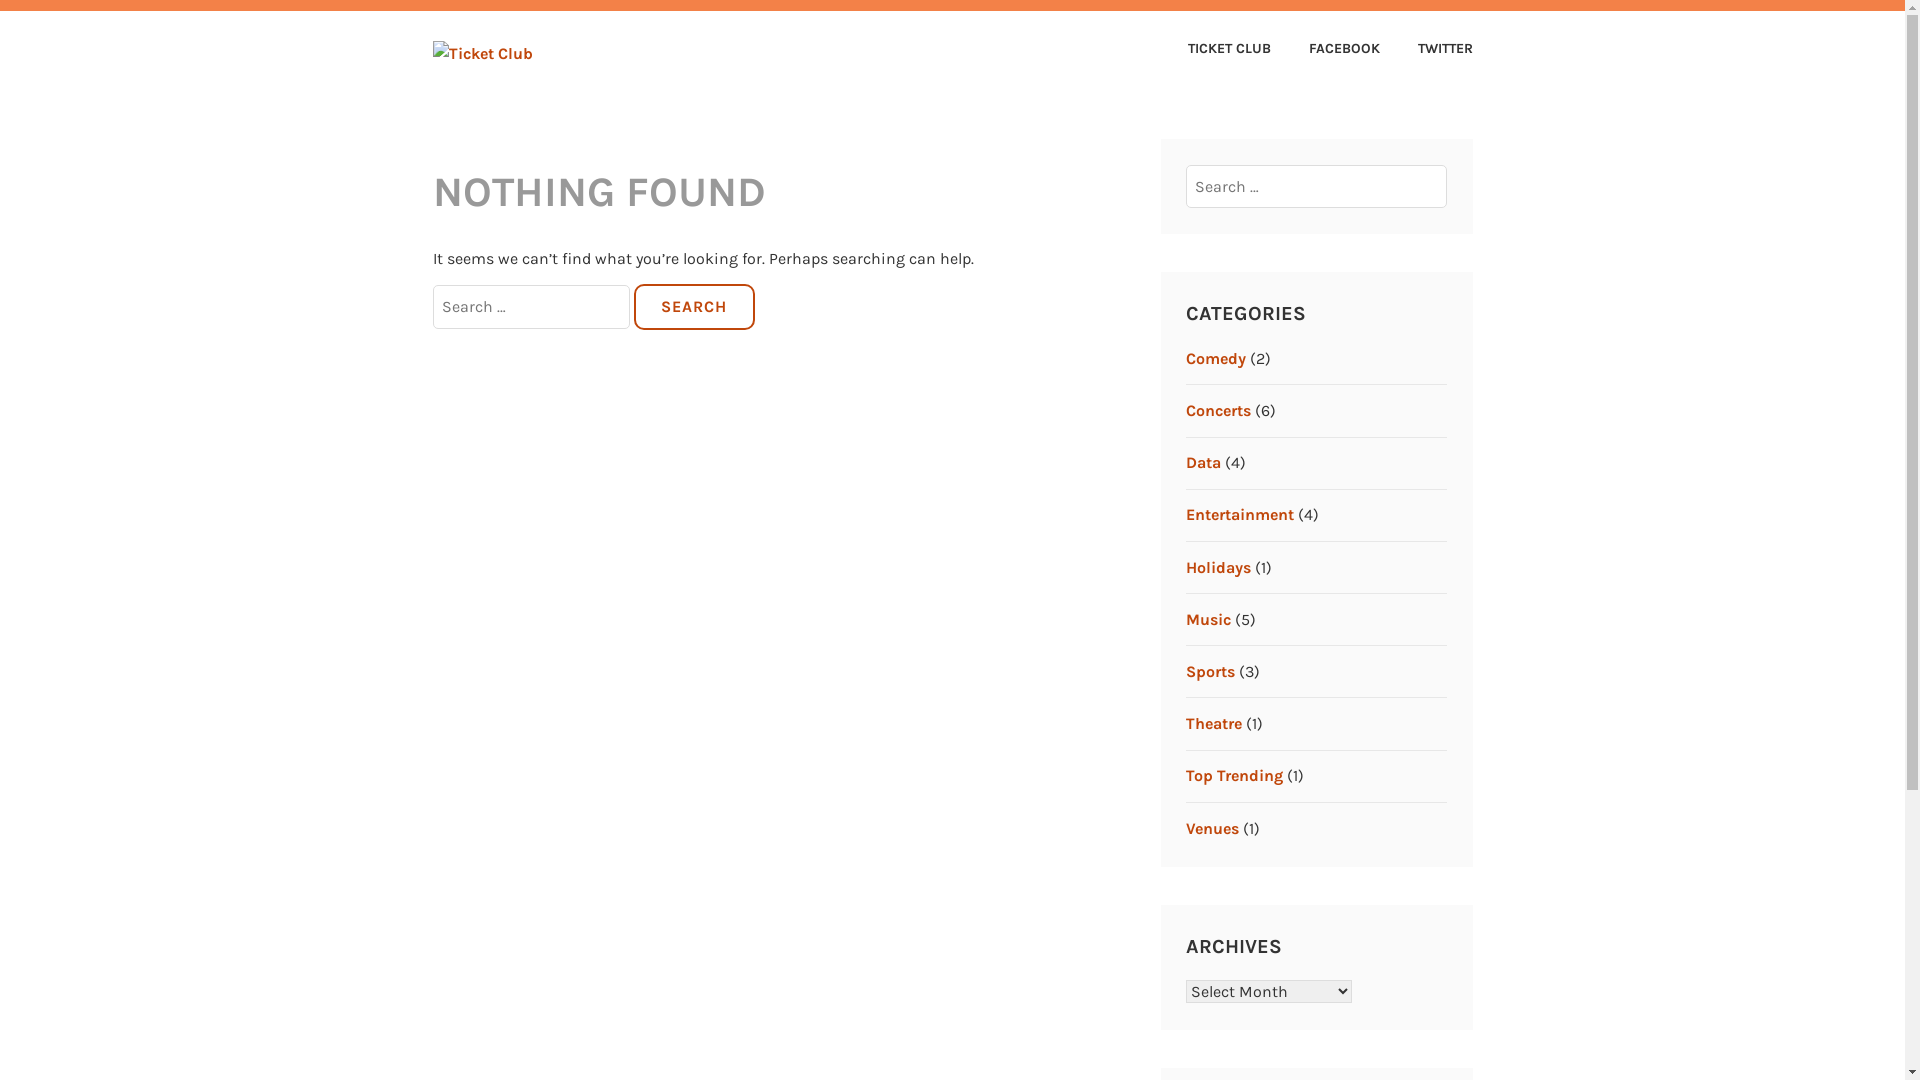  Describe the element at coordinates (1214, 357) in the screenshot. I see `'Comedy'` at that location.